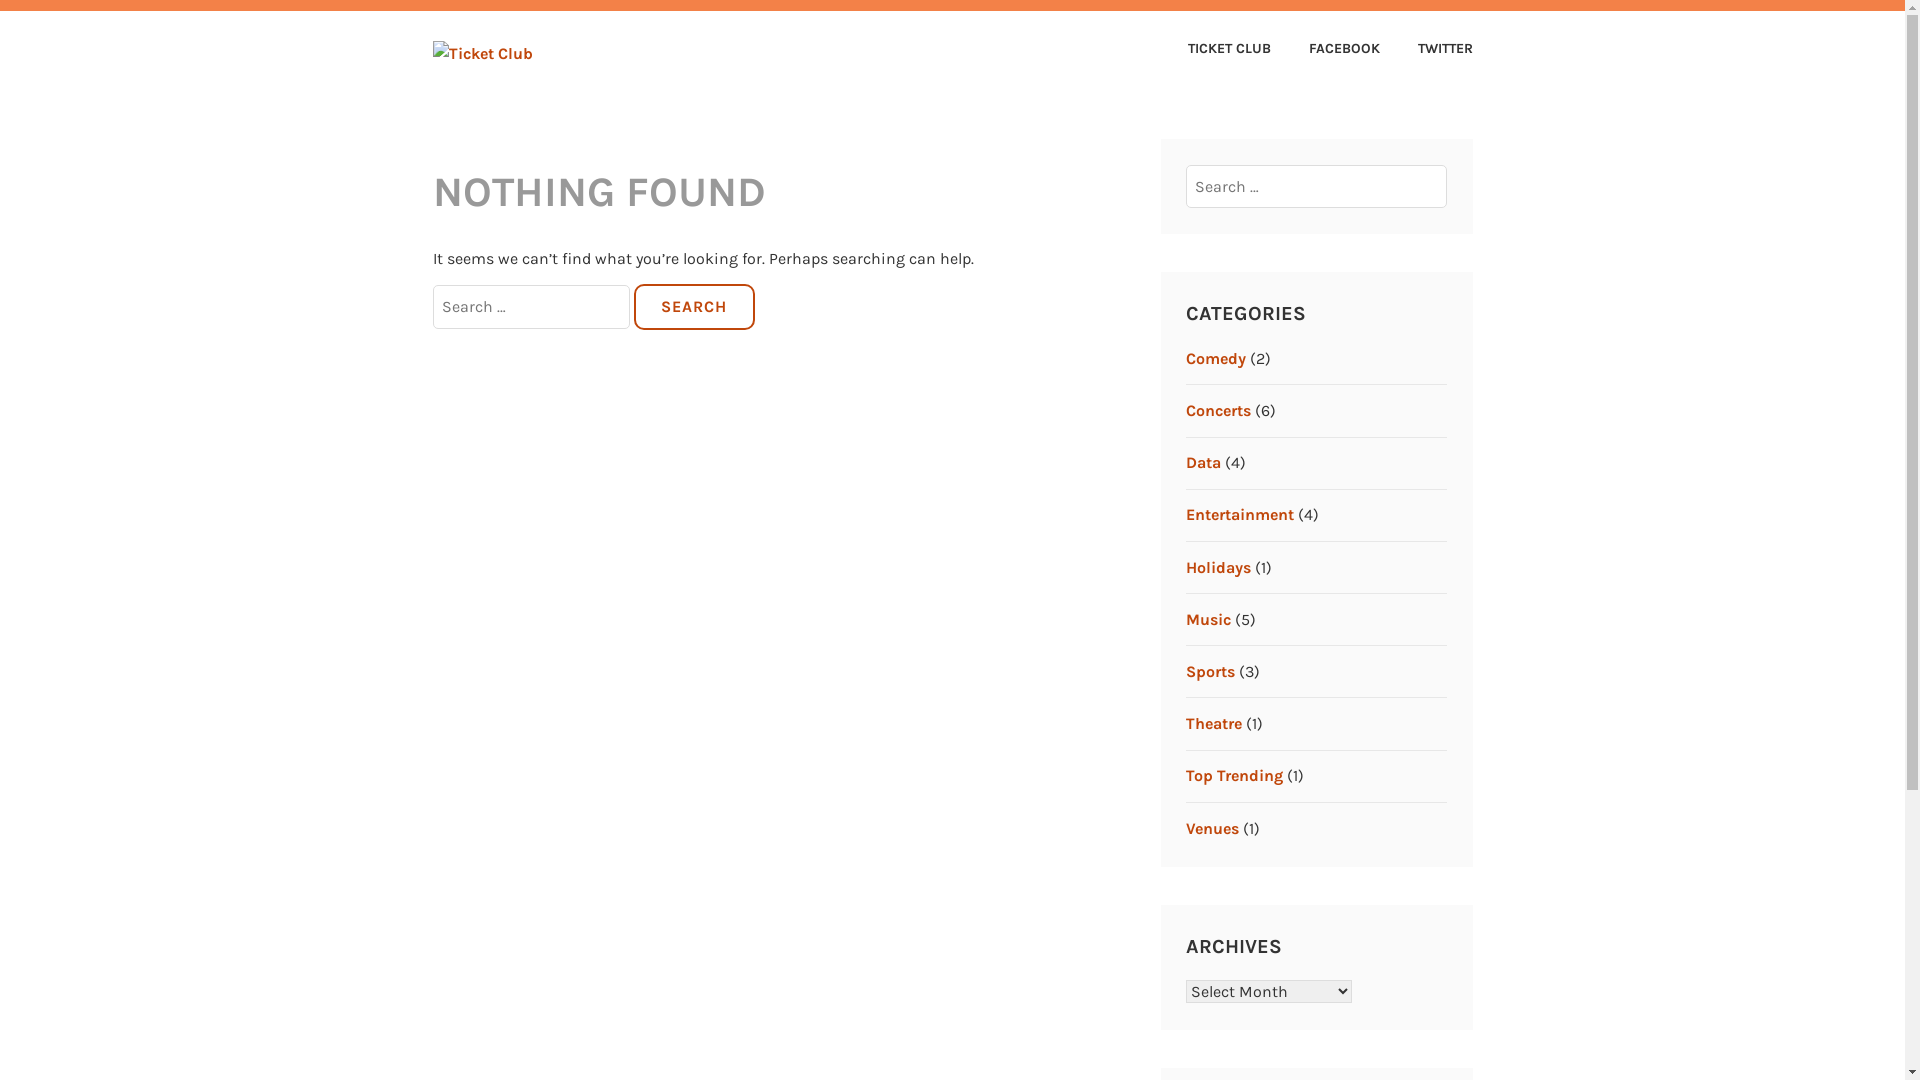  Describe the element at coordinates (1214, 357) in the screenshot. I see `'Comedy'` at that location.